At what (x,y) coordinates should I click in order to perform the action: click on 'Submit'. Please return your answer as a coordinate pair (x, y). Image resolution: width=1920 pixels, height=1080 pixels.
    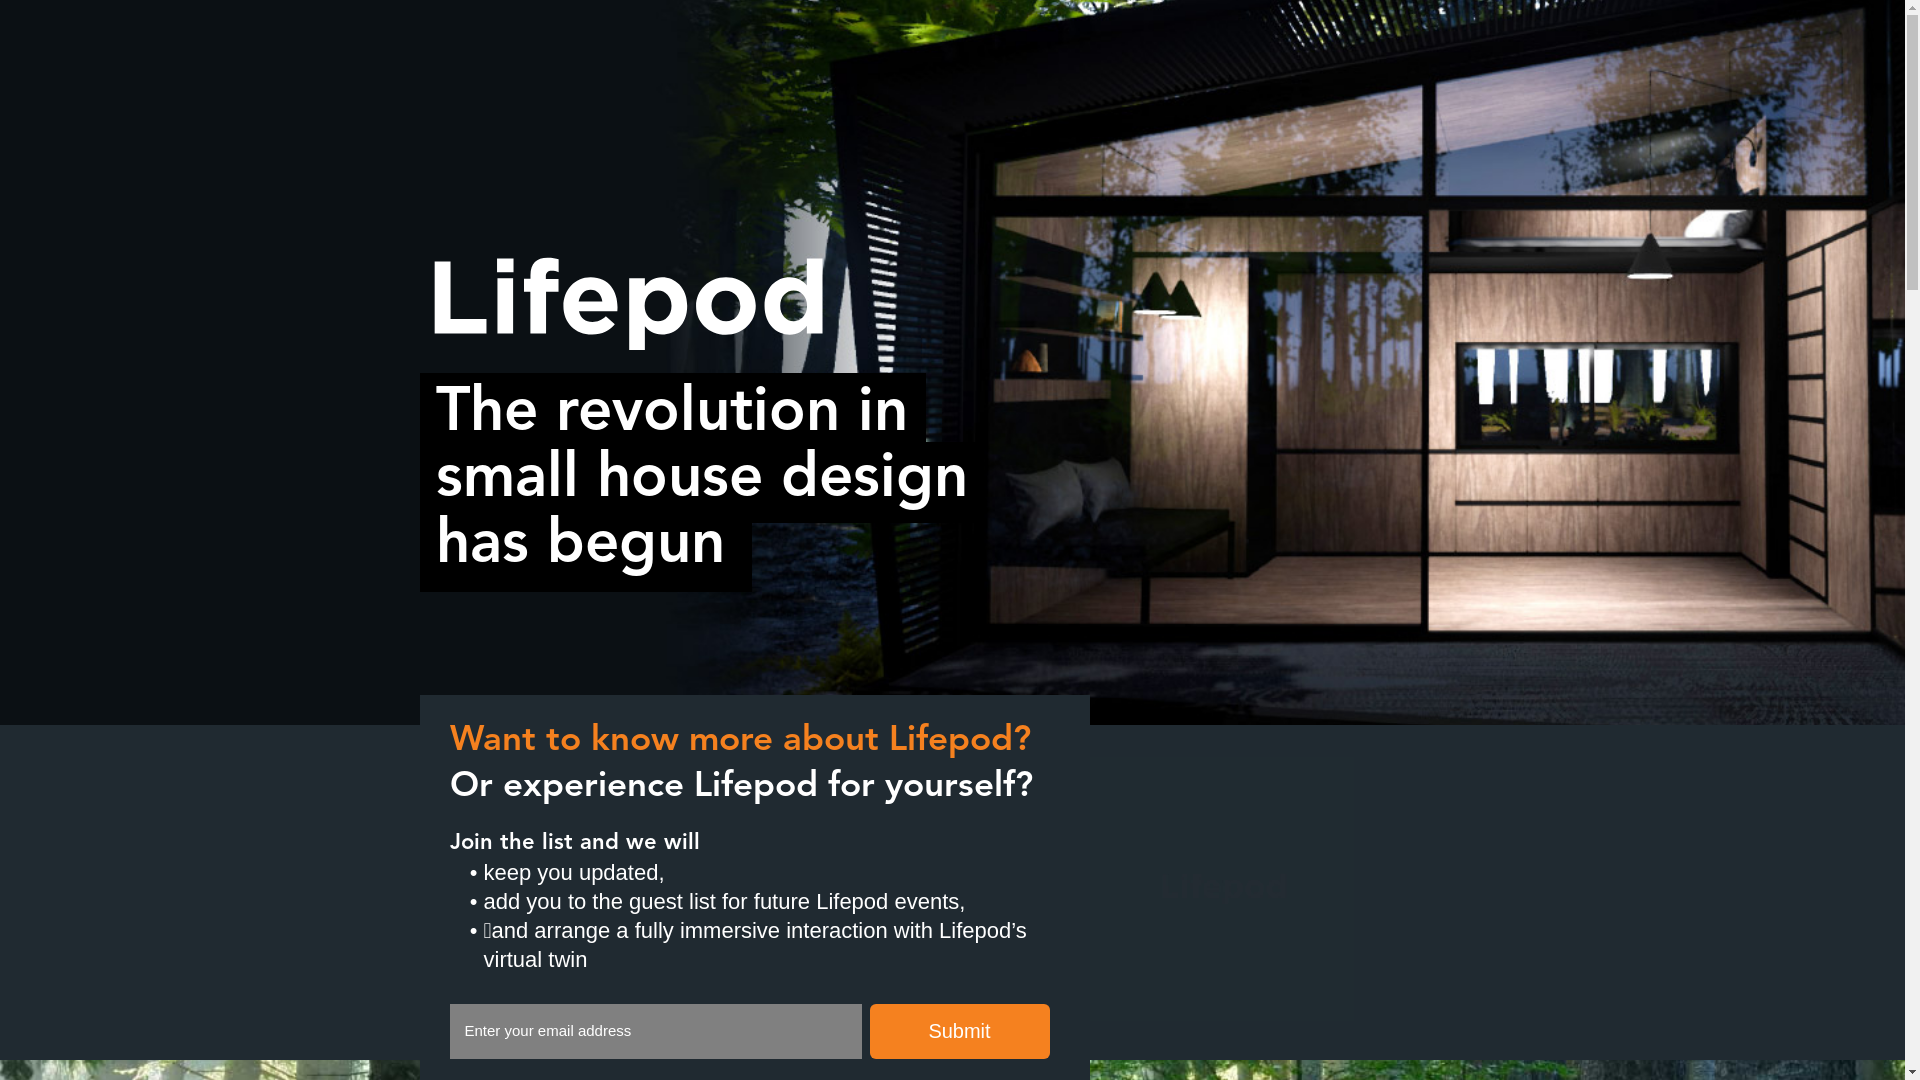
    Looking at the image, I should click on (960, 1031).